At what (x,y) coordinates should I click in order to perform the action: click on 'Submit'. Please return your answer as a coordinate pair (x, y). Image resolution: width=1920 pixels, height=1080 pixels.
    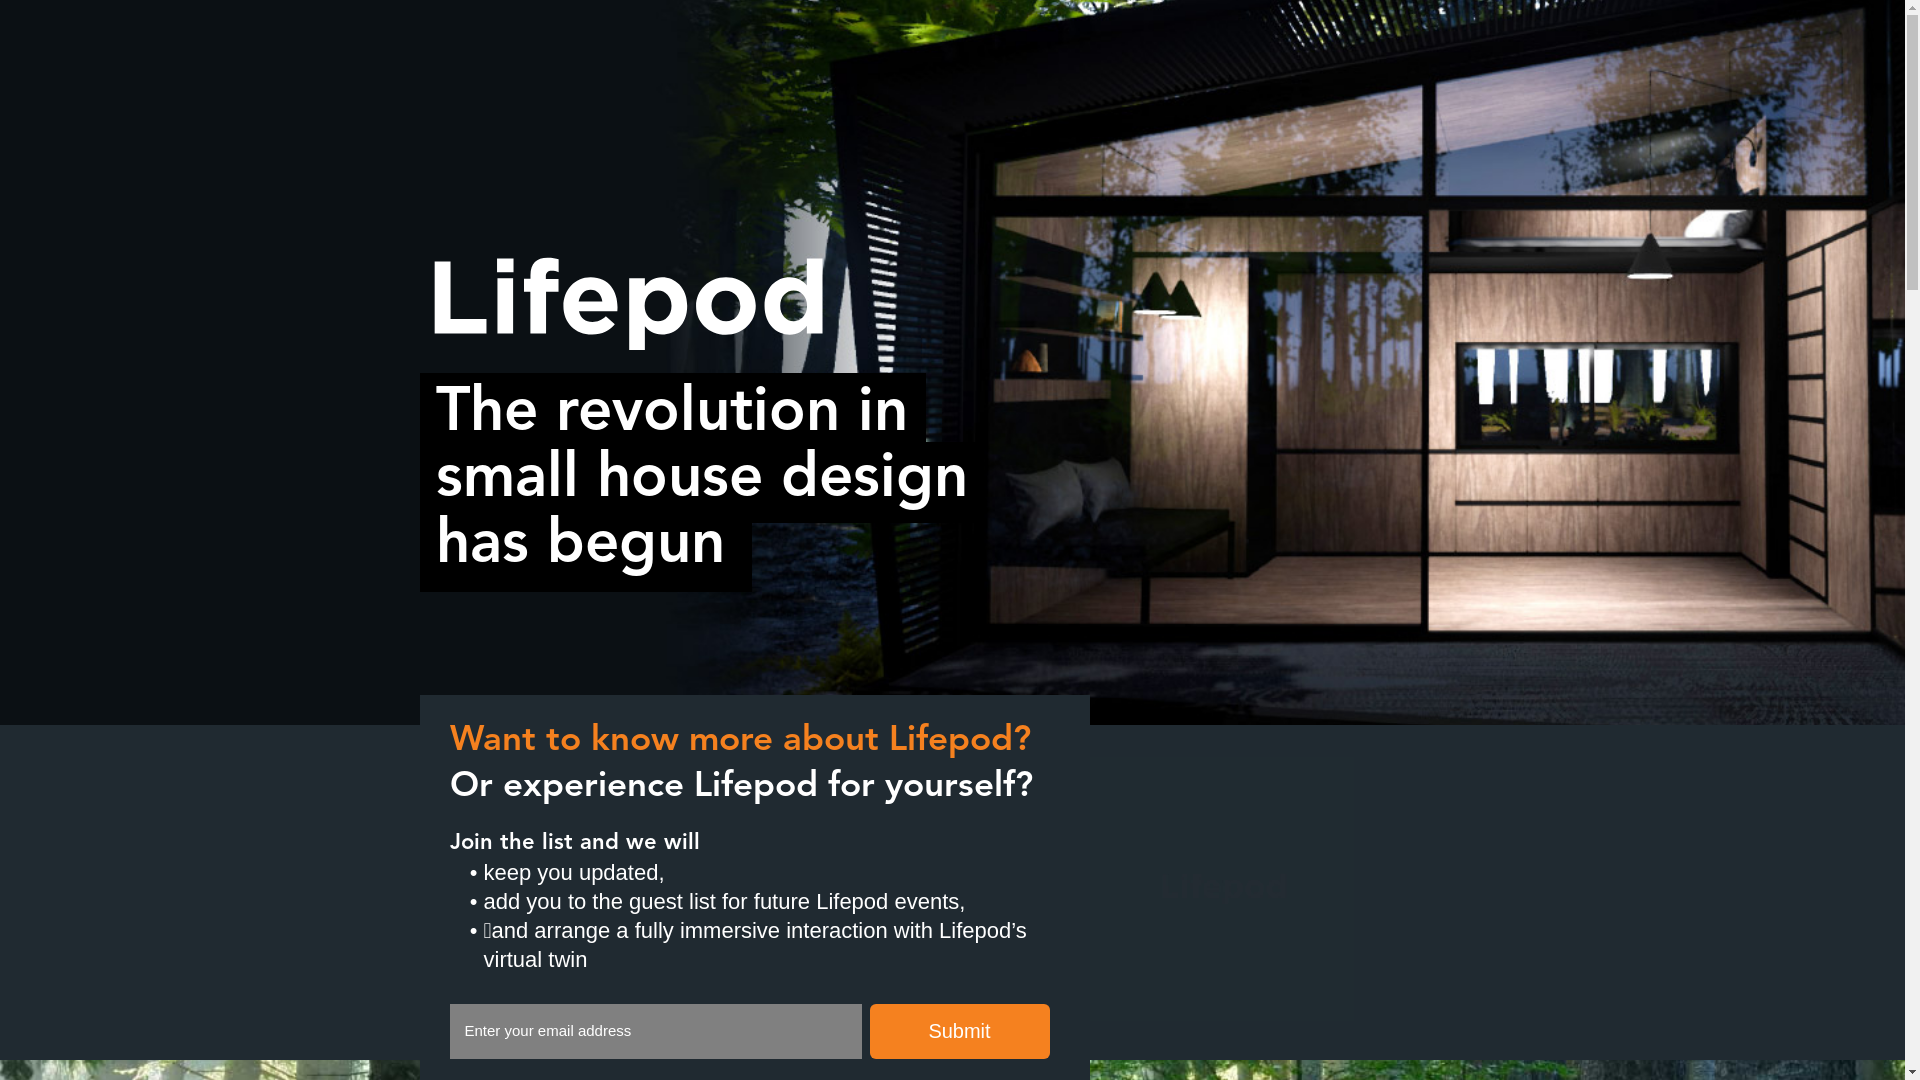
    Looking at the image, I should click on (960, 1031).